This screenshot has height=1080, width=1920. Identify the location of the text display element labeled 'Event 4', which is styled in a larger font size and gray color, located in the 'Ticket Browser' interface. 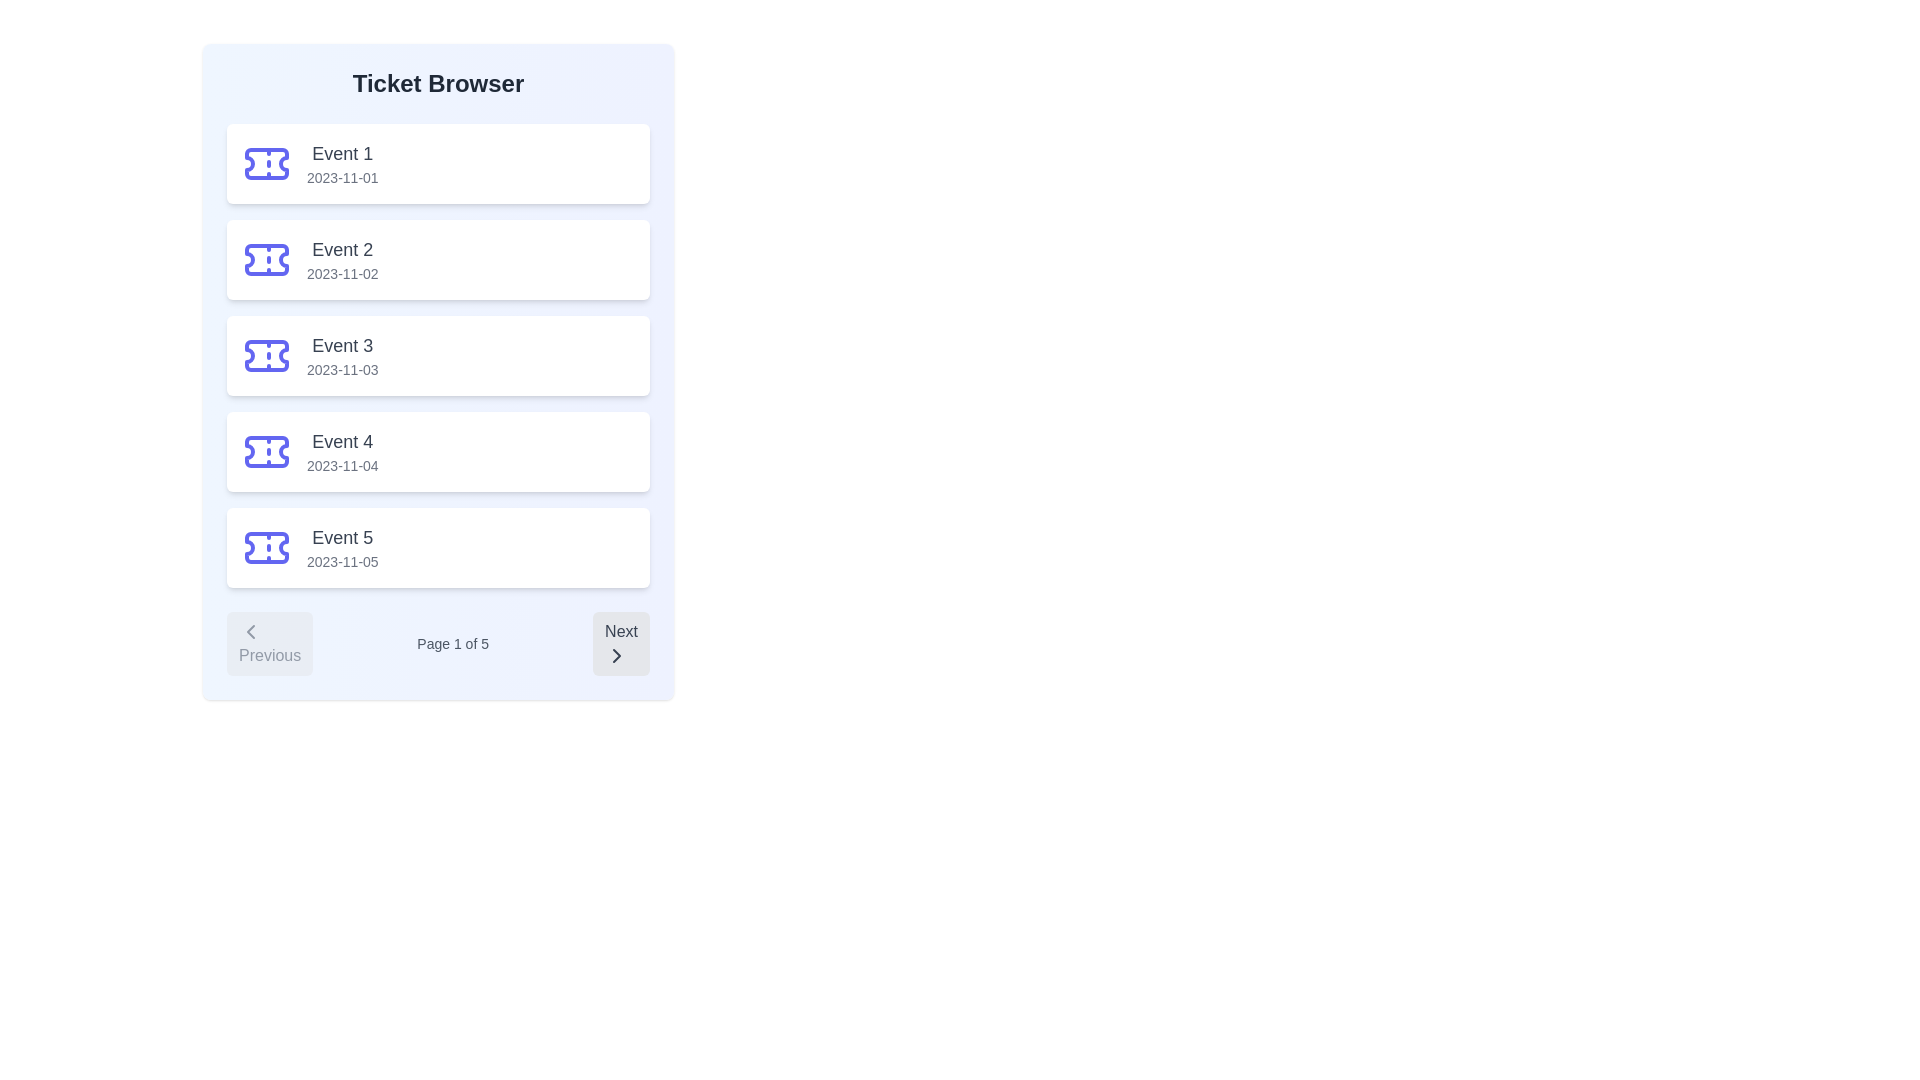
(342, 441).